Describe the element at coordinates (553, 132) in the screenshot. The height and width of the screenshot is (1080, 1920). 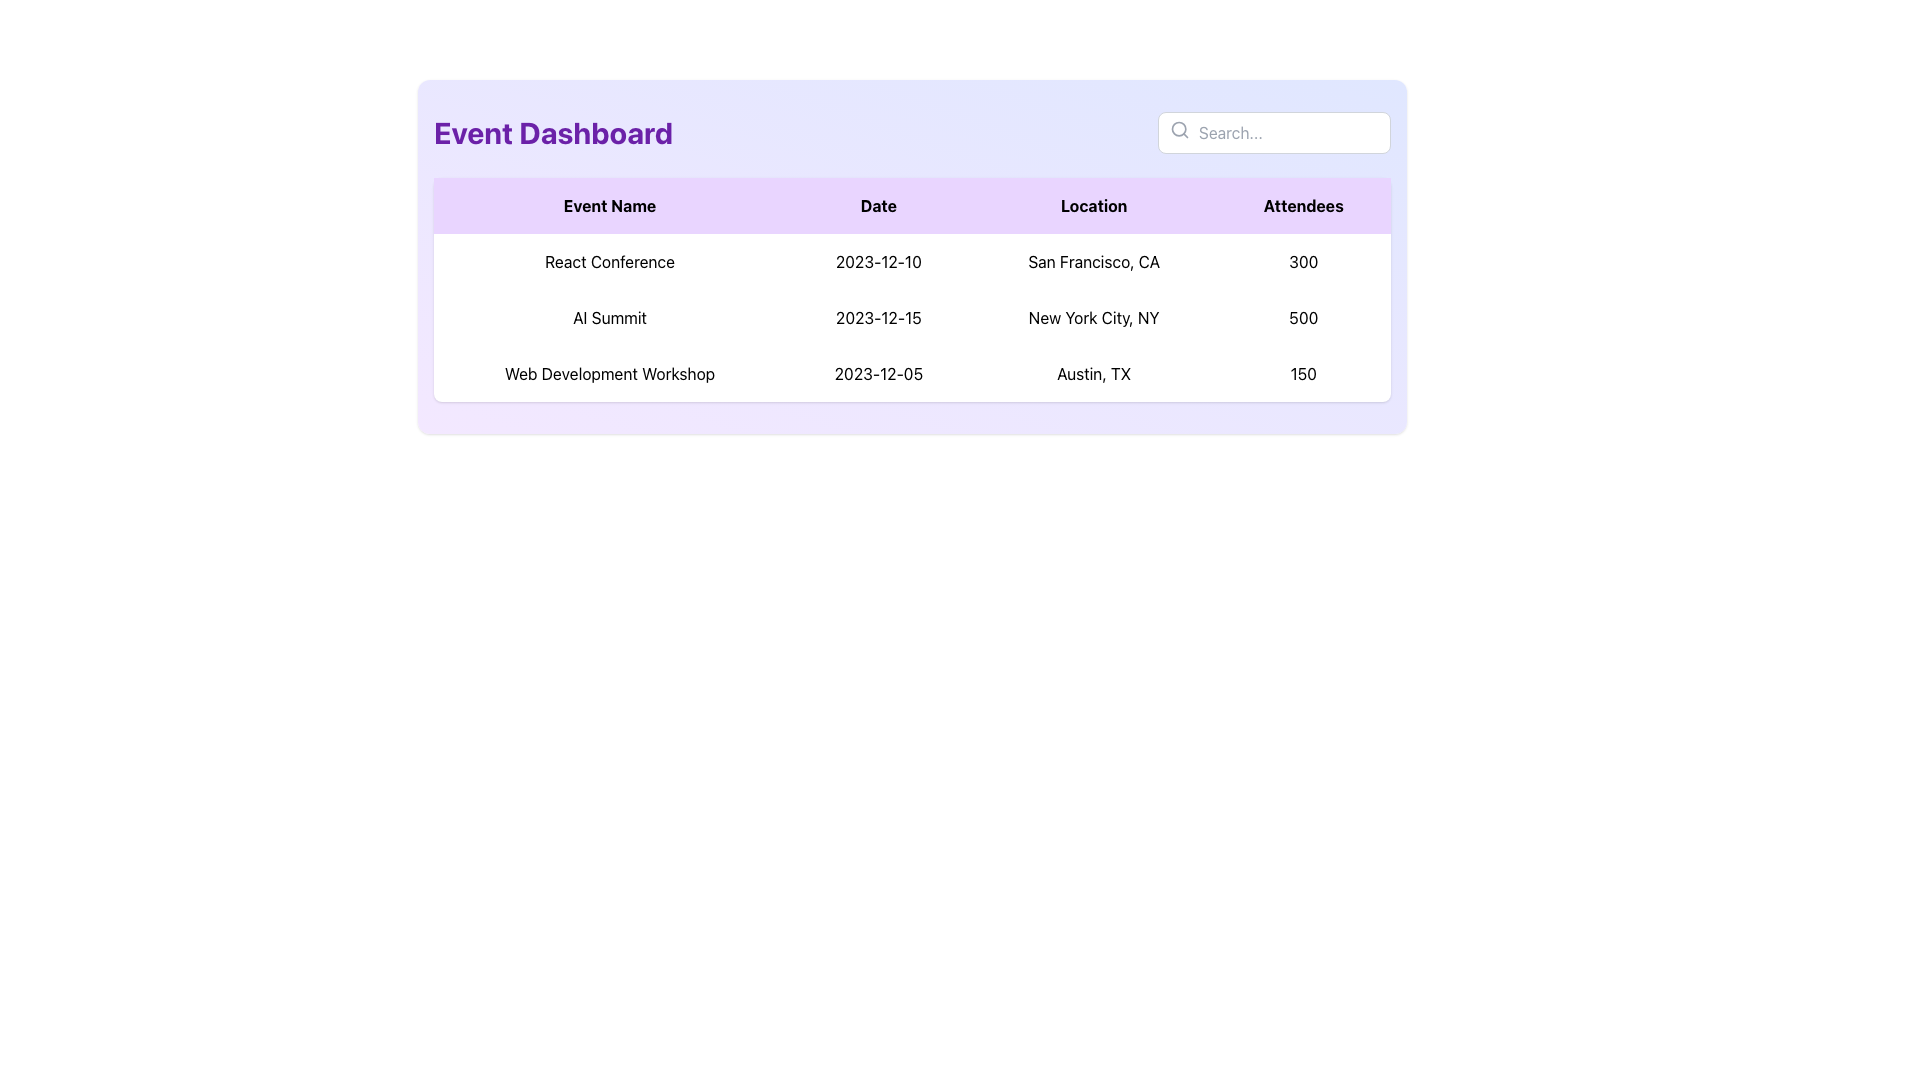
I see `the Text Header element located in the upper-left corner of the interface, which serves as the title for the event dashboard` at that location.